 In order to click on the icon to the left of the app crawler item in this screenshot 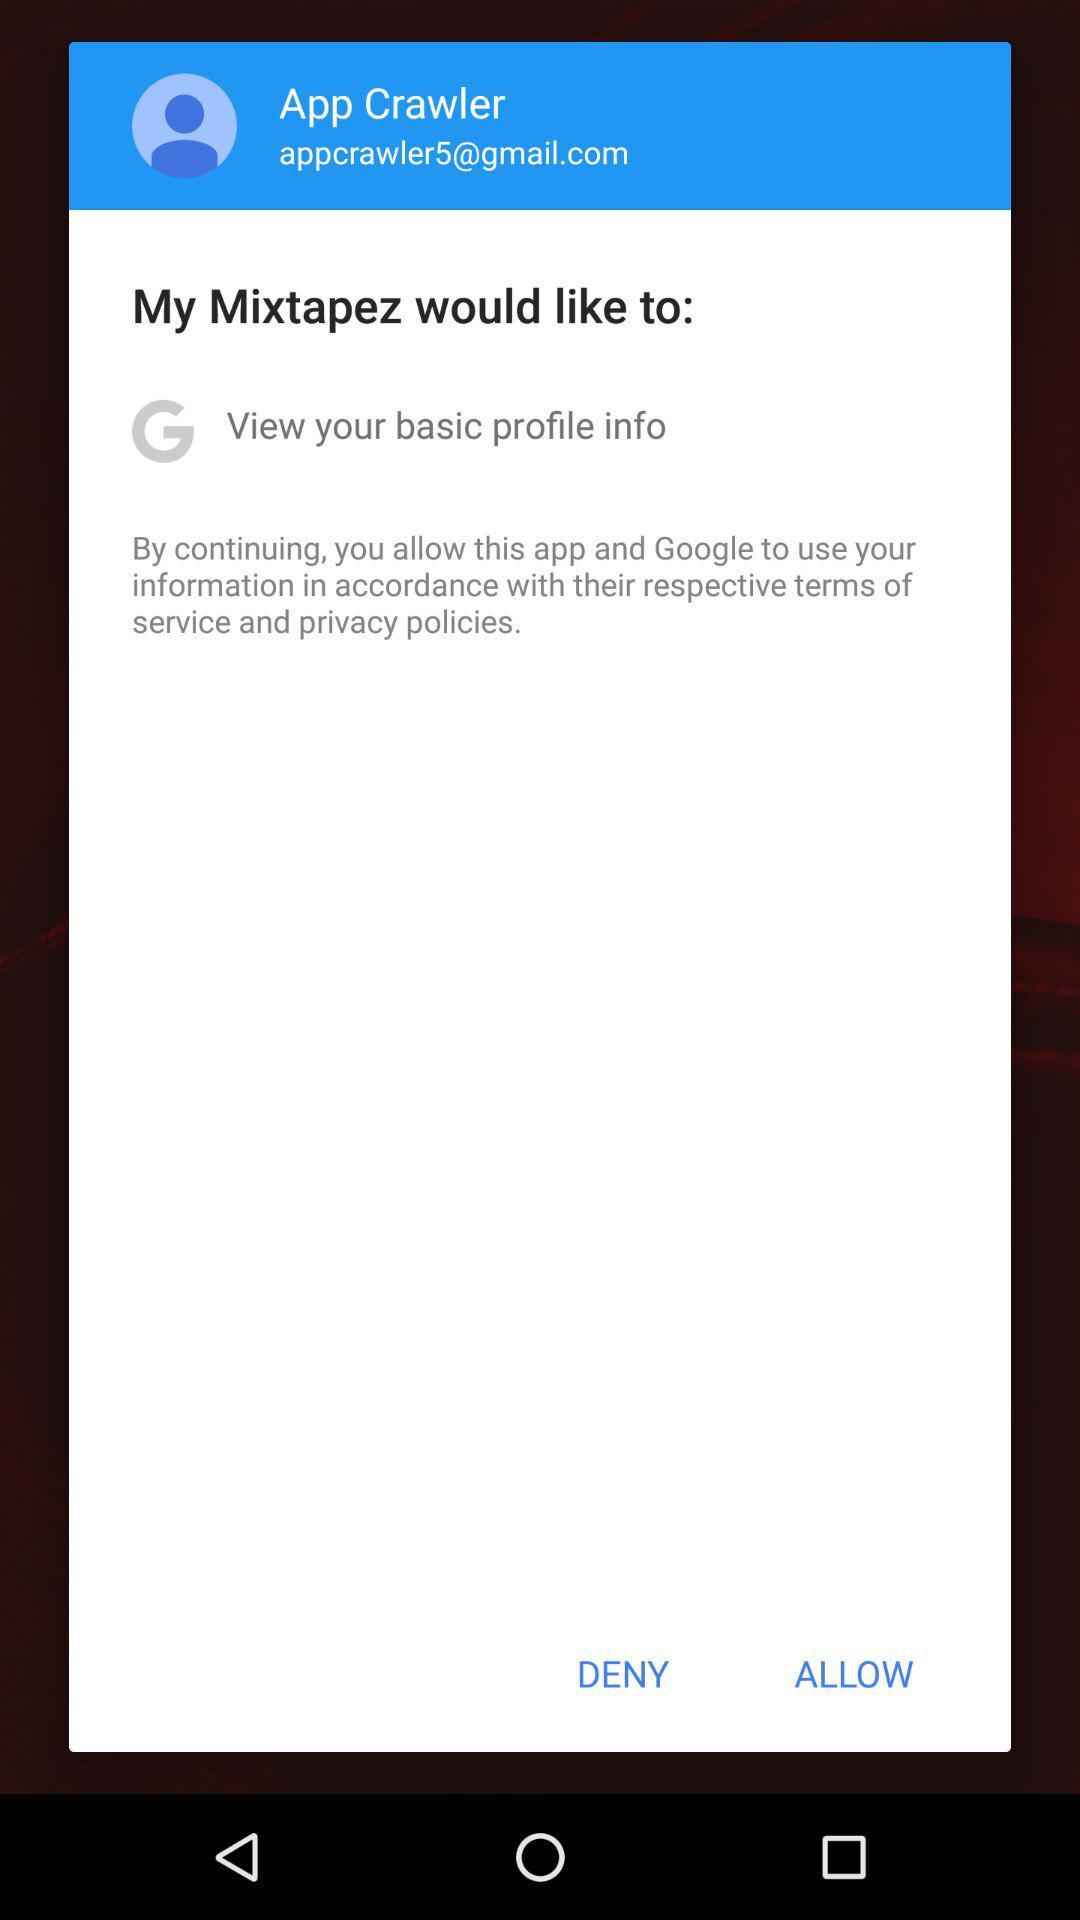, I will do `click(184, 124)`.